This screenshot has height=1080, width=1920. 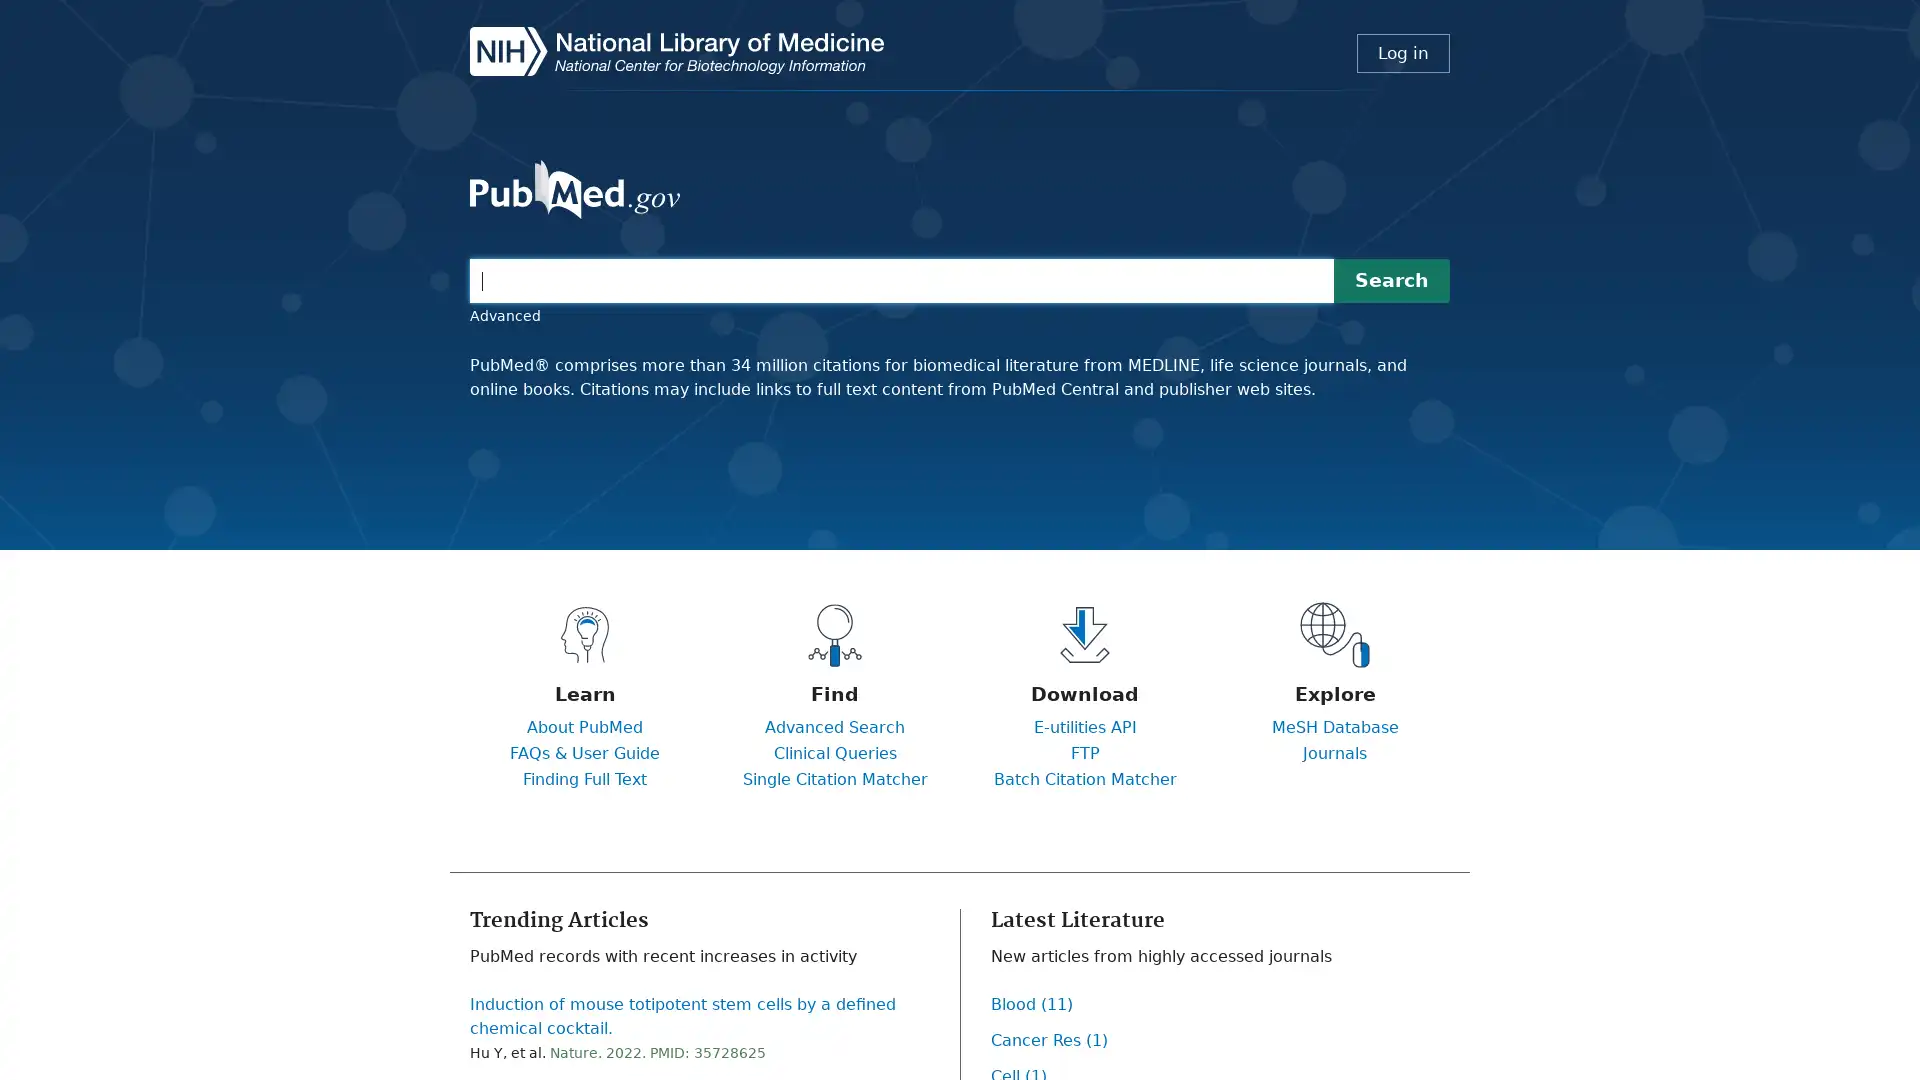 What do you see at coordinates (1391, 281) in the screenshot?
I see `Search` at bounding box center [1391, 281].